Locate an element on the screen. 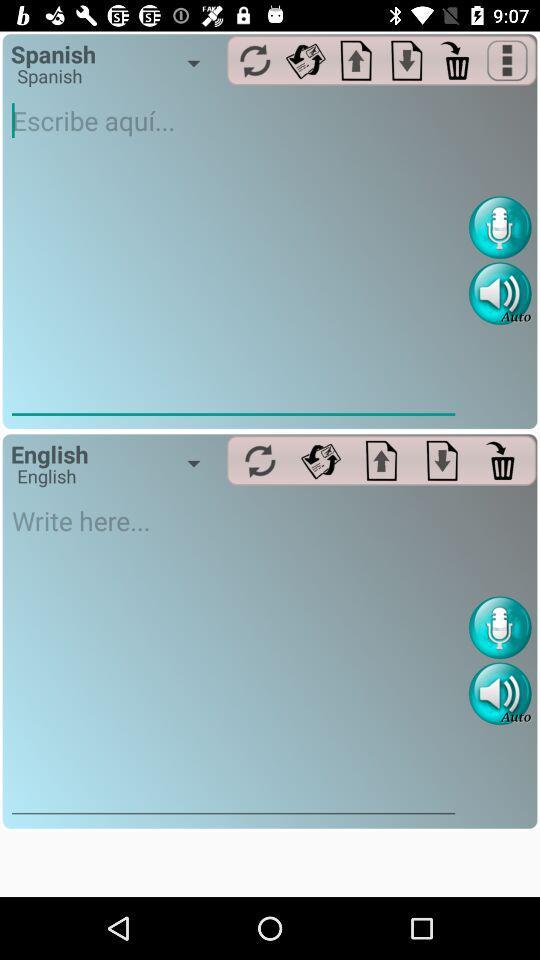 The width and height of the screenshot is (540, 960). upload is located at coordinates (381, 460).